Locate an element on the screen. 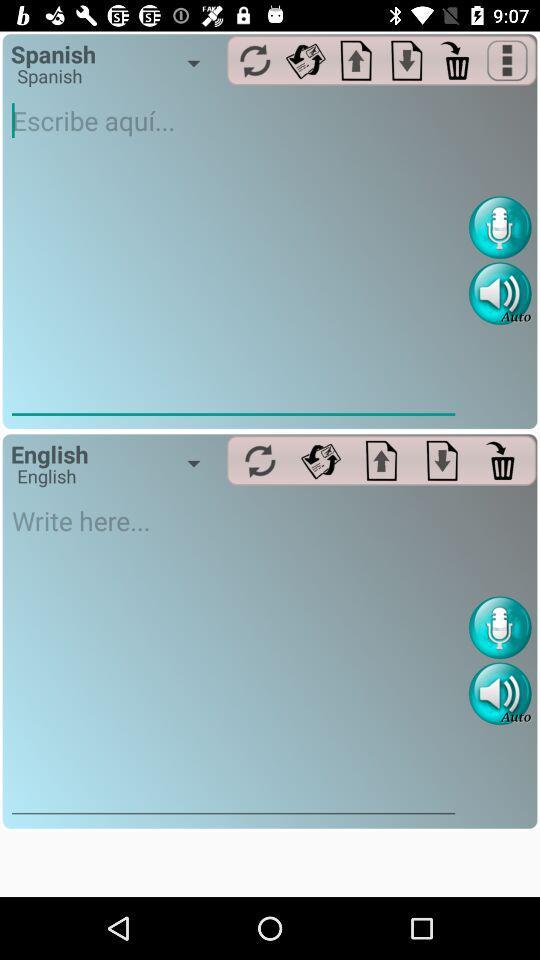 The width and height of the screenshot is (540, 960). upload is located at coordinates (381, 460).